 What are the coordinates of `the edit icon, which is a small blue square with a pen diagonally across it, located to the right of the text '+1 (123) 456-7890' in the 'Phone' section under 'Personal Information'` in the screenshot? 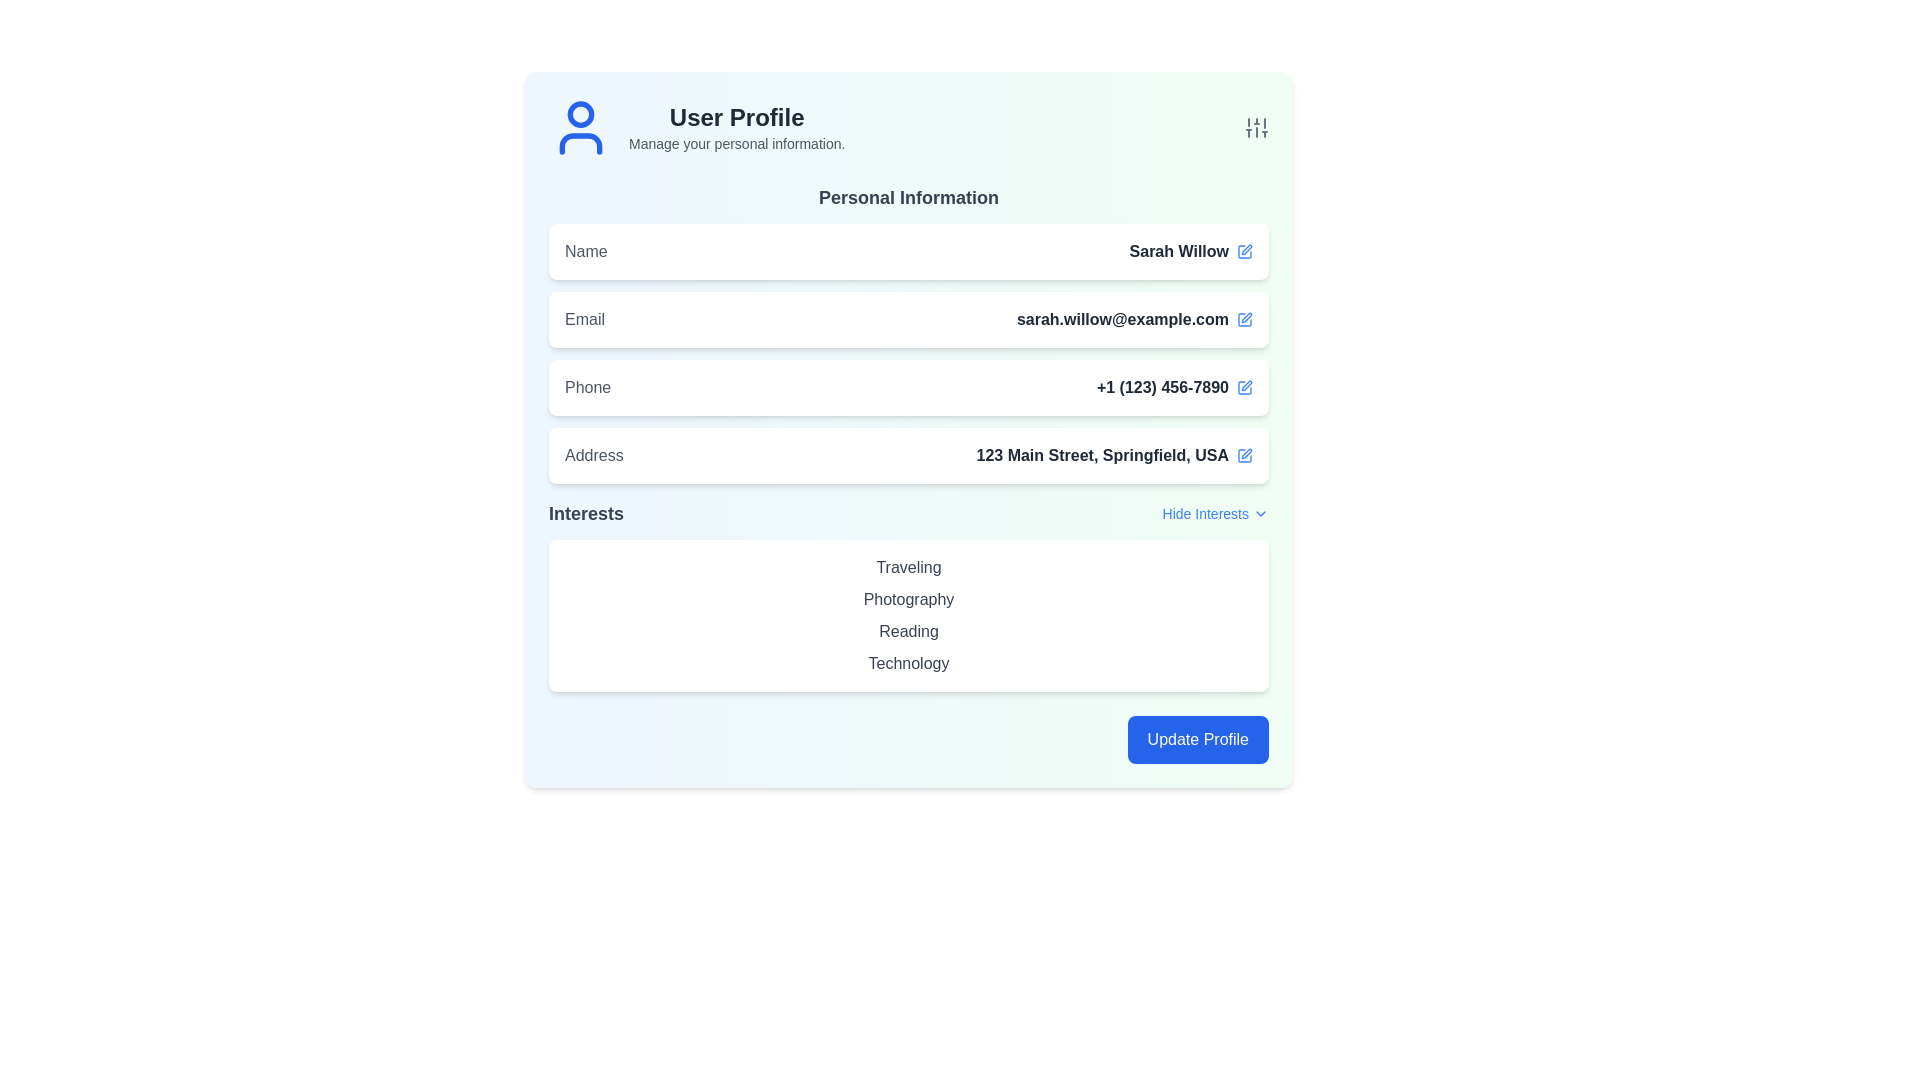 It's located at (1243, 388).